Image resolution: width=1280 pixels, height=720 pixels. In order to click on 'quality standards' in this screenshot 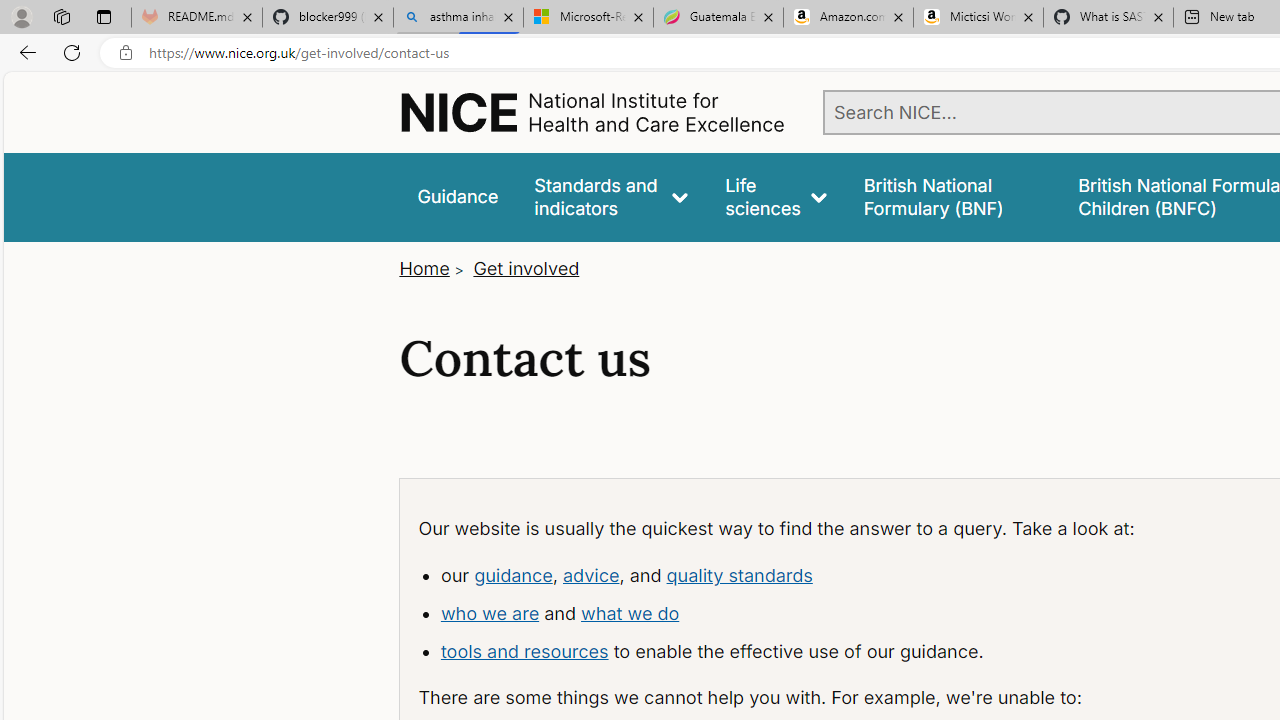, I will do `click(738, 574)`.